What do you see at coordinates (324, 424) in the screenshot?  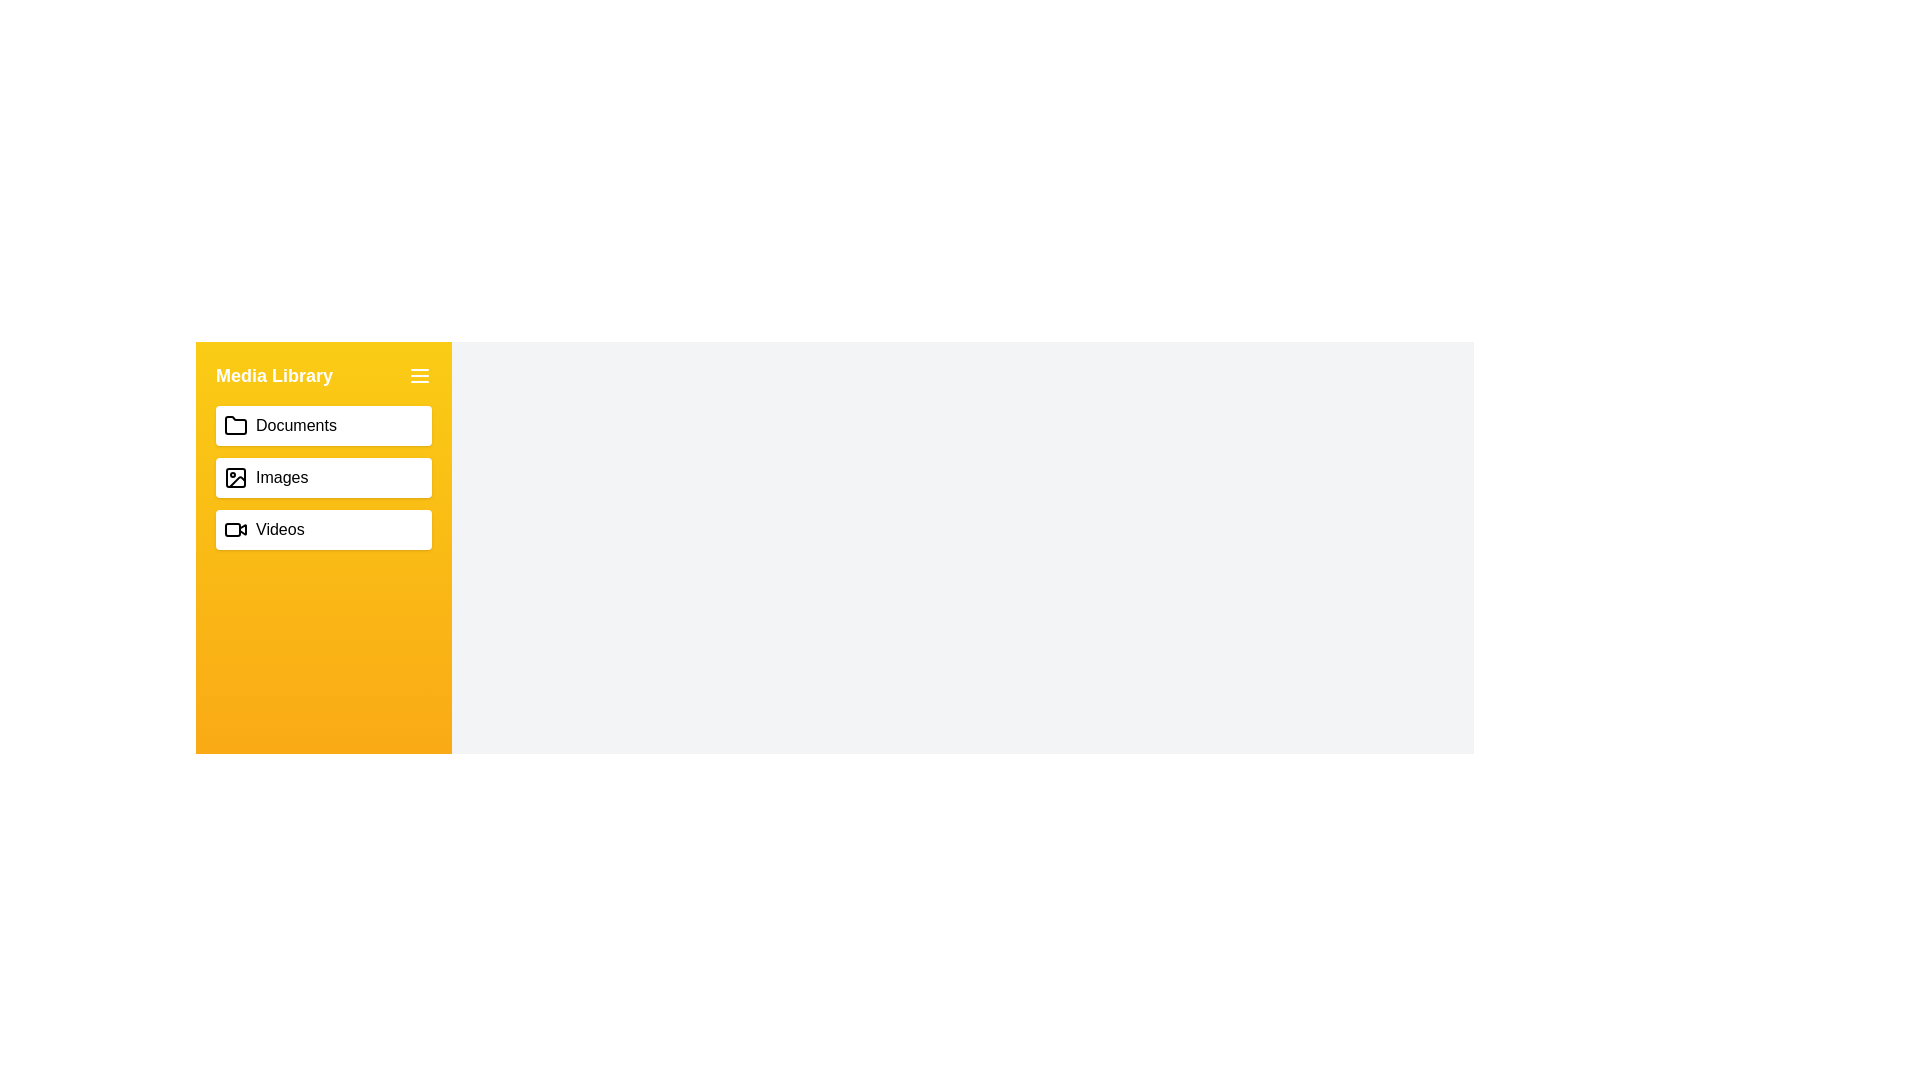 I see `the 'Documents' button in the MediaDrawer` at bounding box center [324, 424].